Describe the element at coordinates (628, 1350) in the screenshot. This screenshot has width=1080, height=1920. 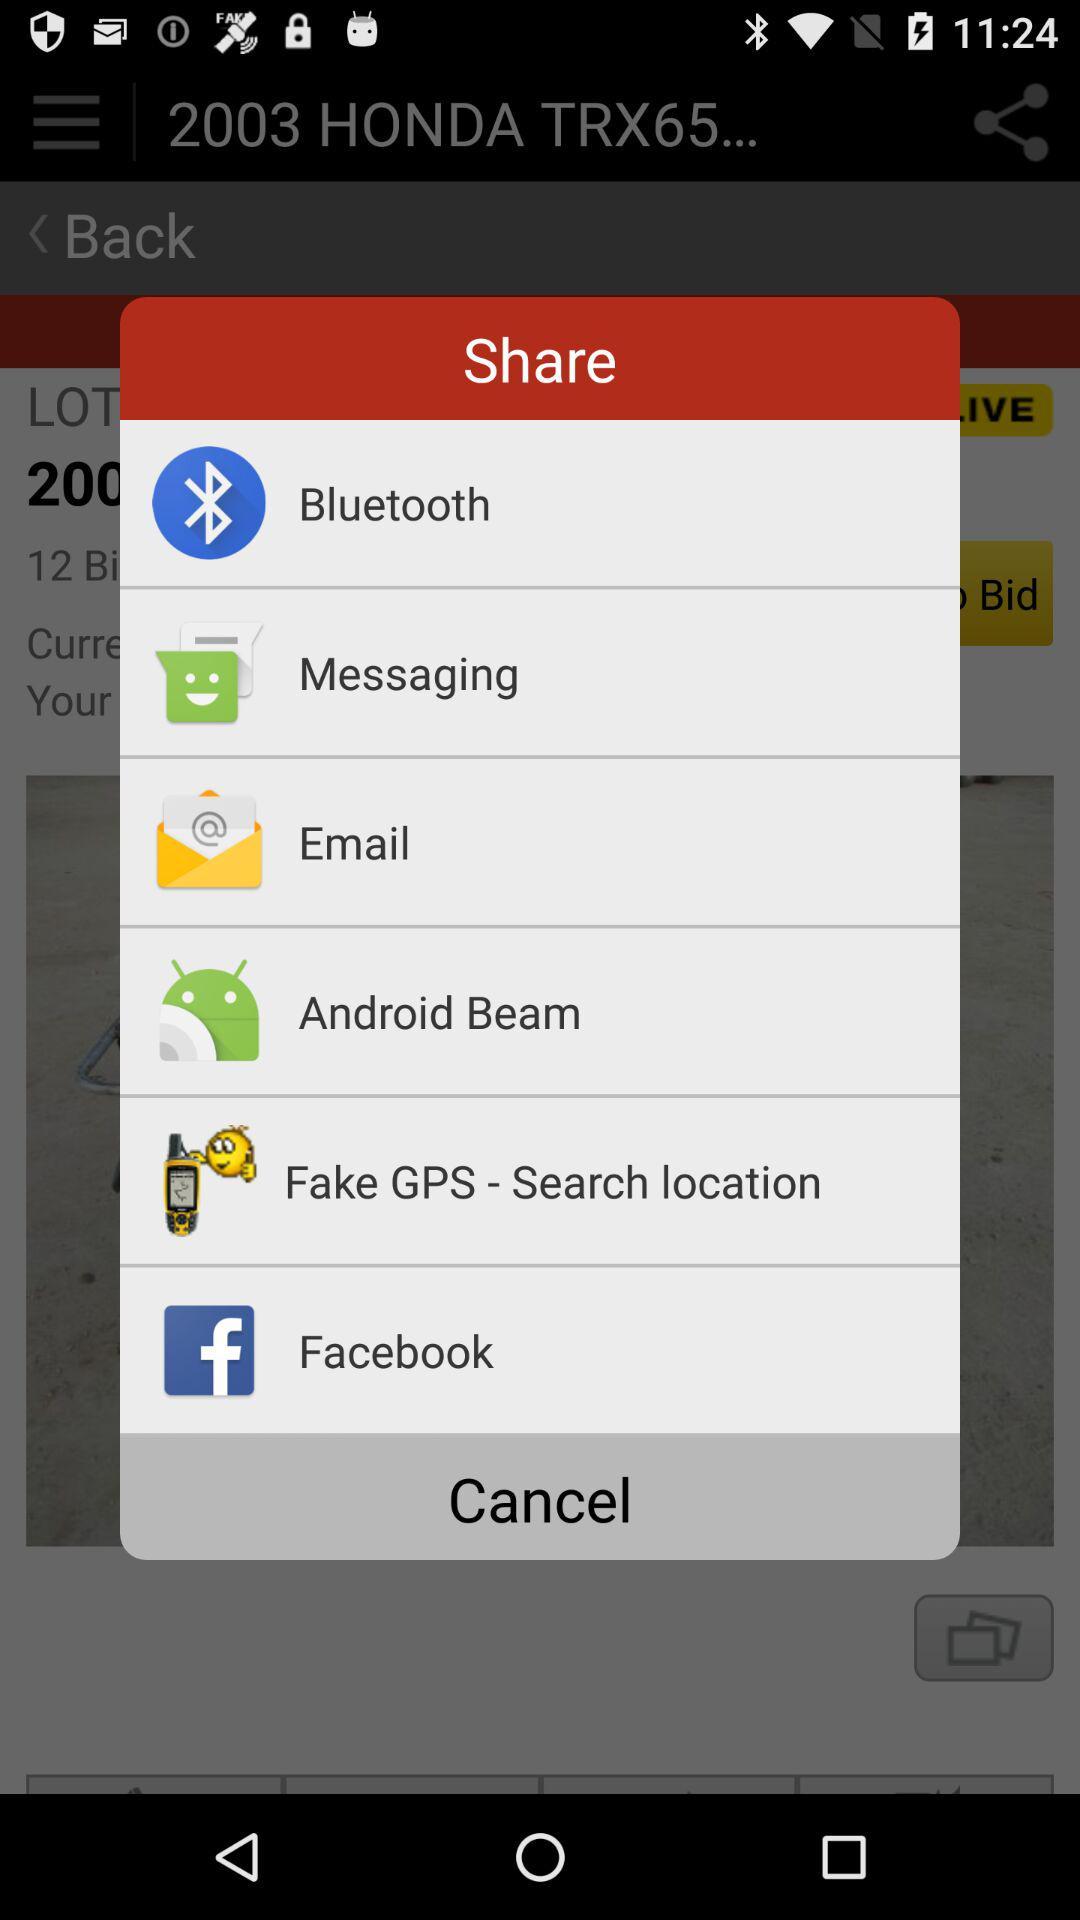
I see `the facebook app` at that location.